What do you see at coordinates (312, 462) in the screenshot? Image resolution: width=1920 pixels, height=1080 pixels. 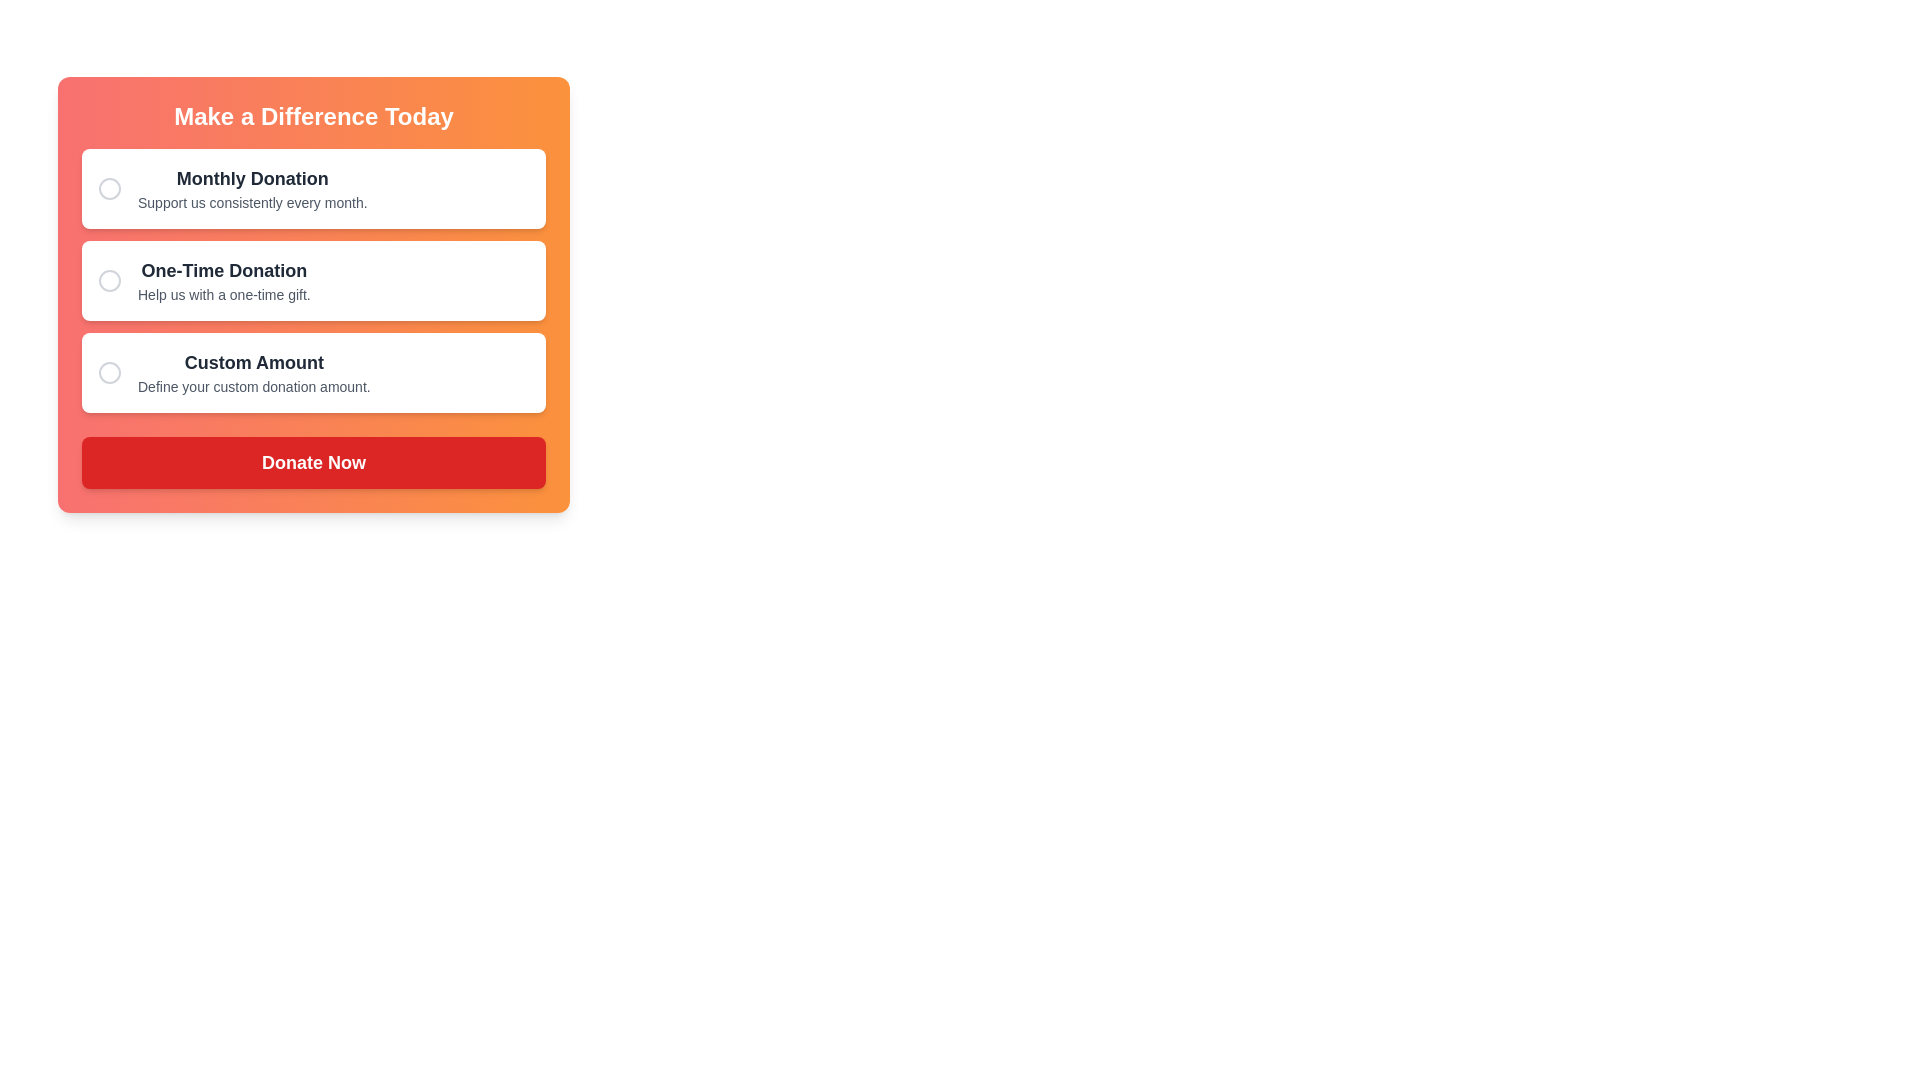 I see `the confirmation button located at the bottom of the donation card` at bounding box center [312, 462].